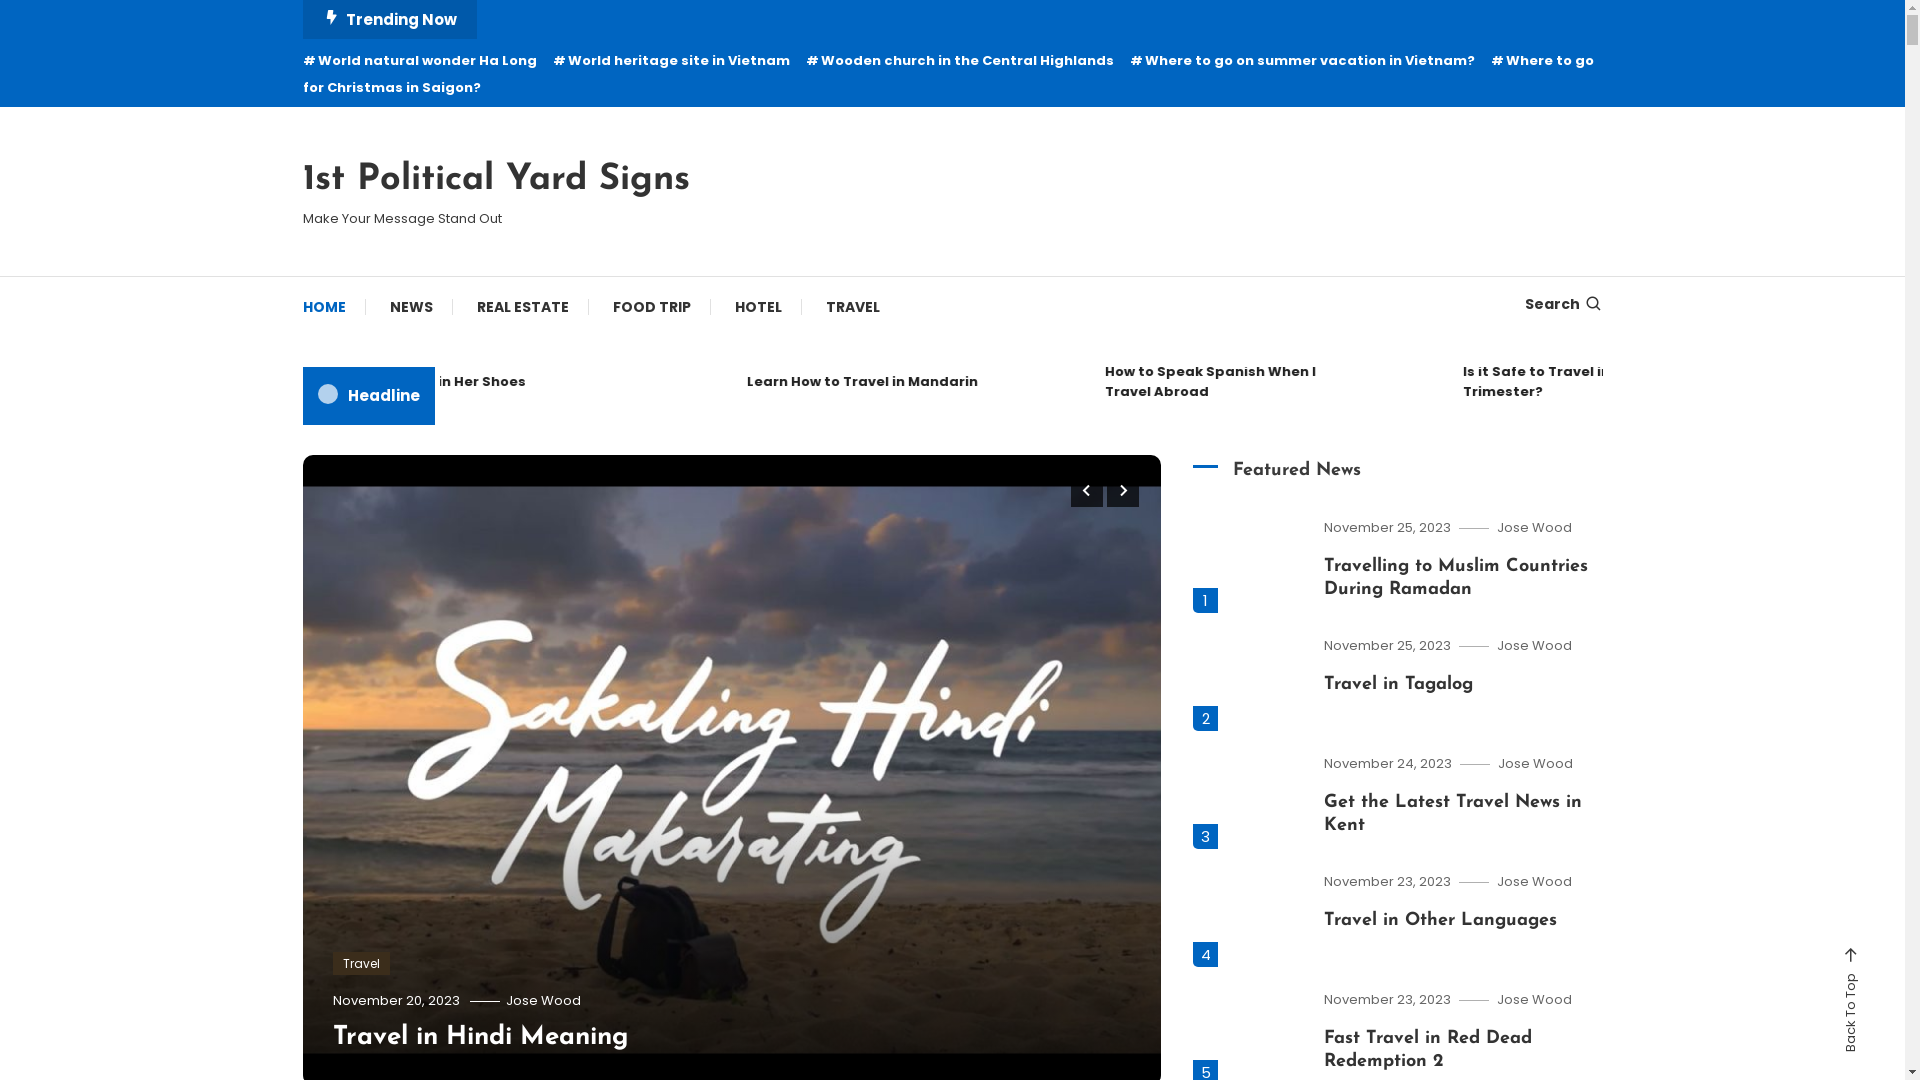 The width and height of the screenshot is (1920, 1080). What do you see at coordinates (756, 307) in the screenshot?
I see `'HOTEL'` at bounding box center [756, 307].